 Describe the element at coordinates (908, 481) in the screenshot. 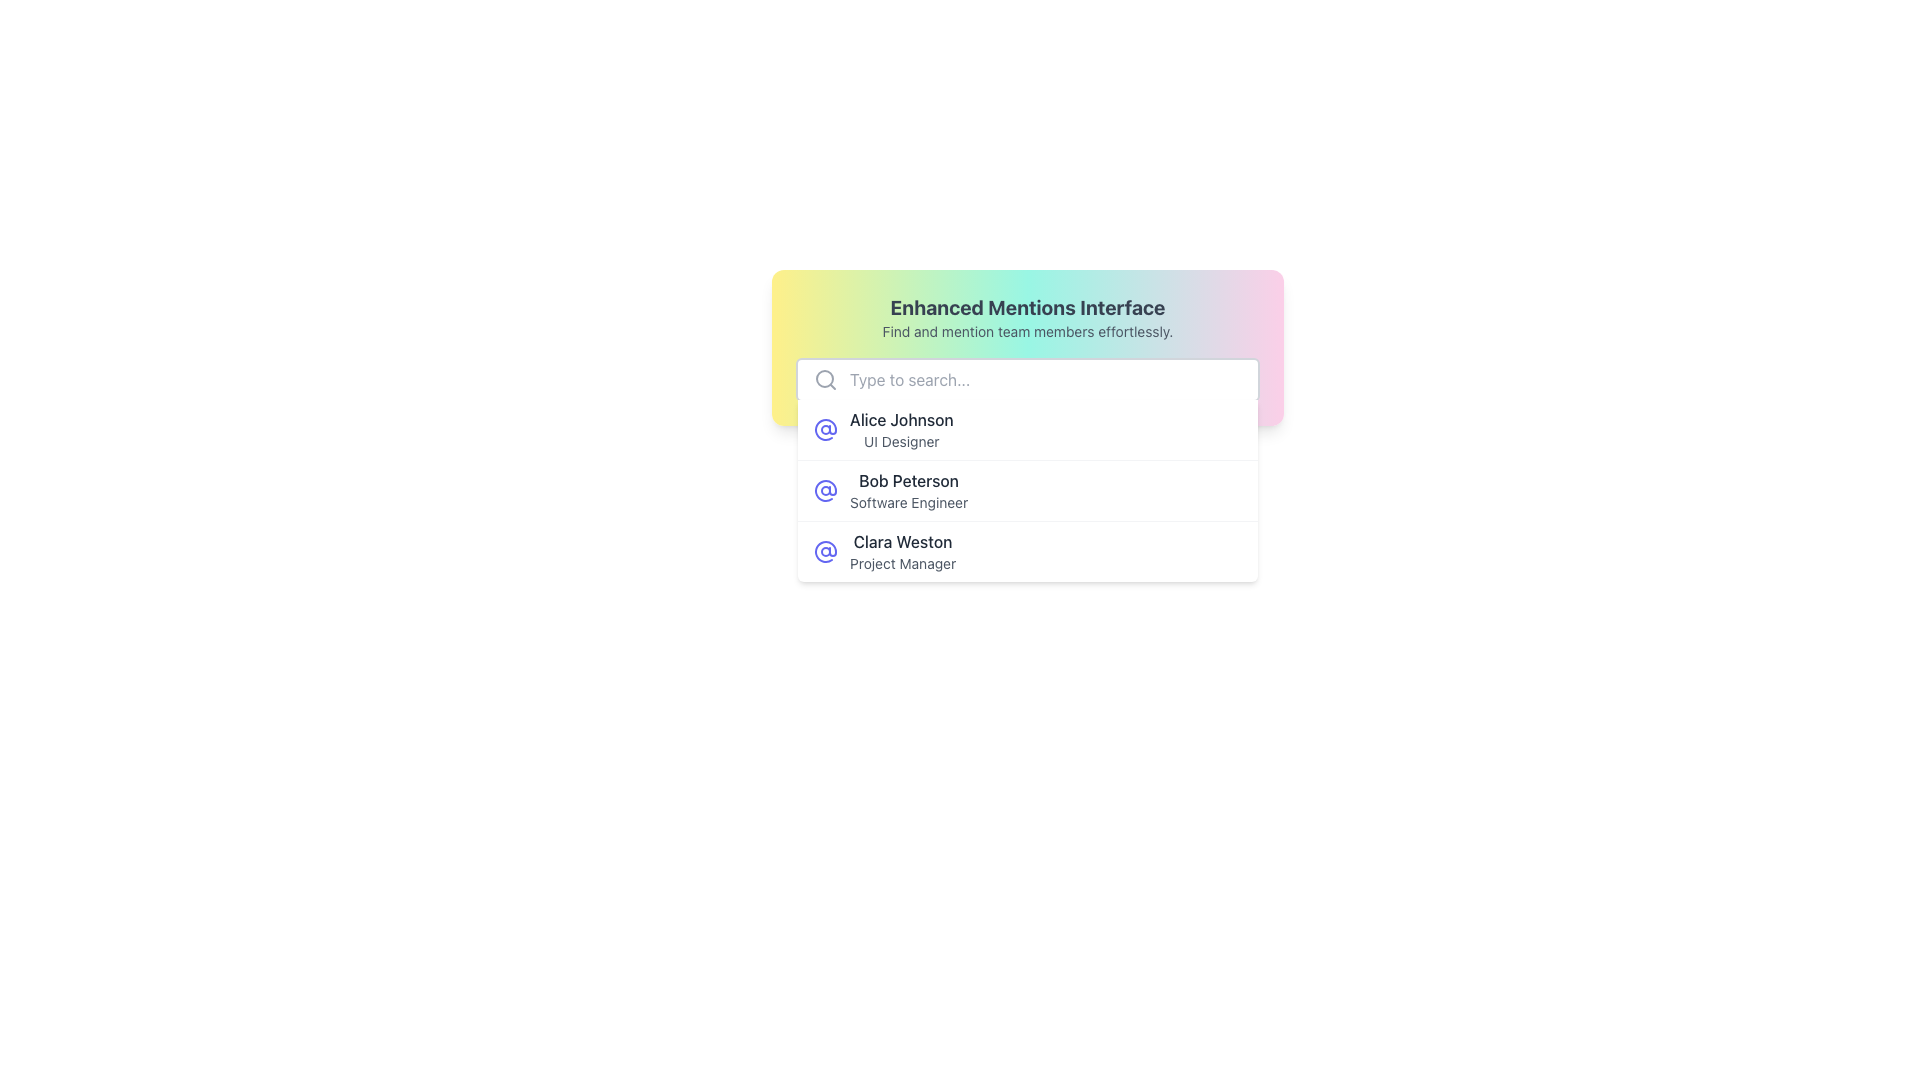

I see `the 'Bob Peterson' text label in the dropdown list` at that location.